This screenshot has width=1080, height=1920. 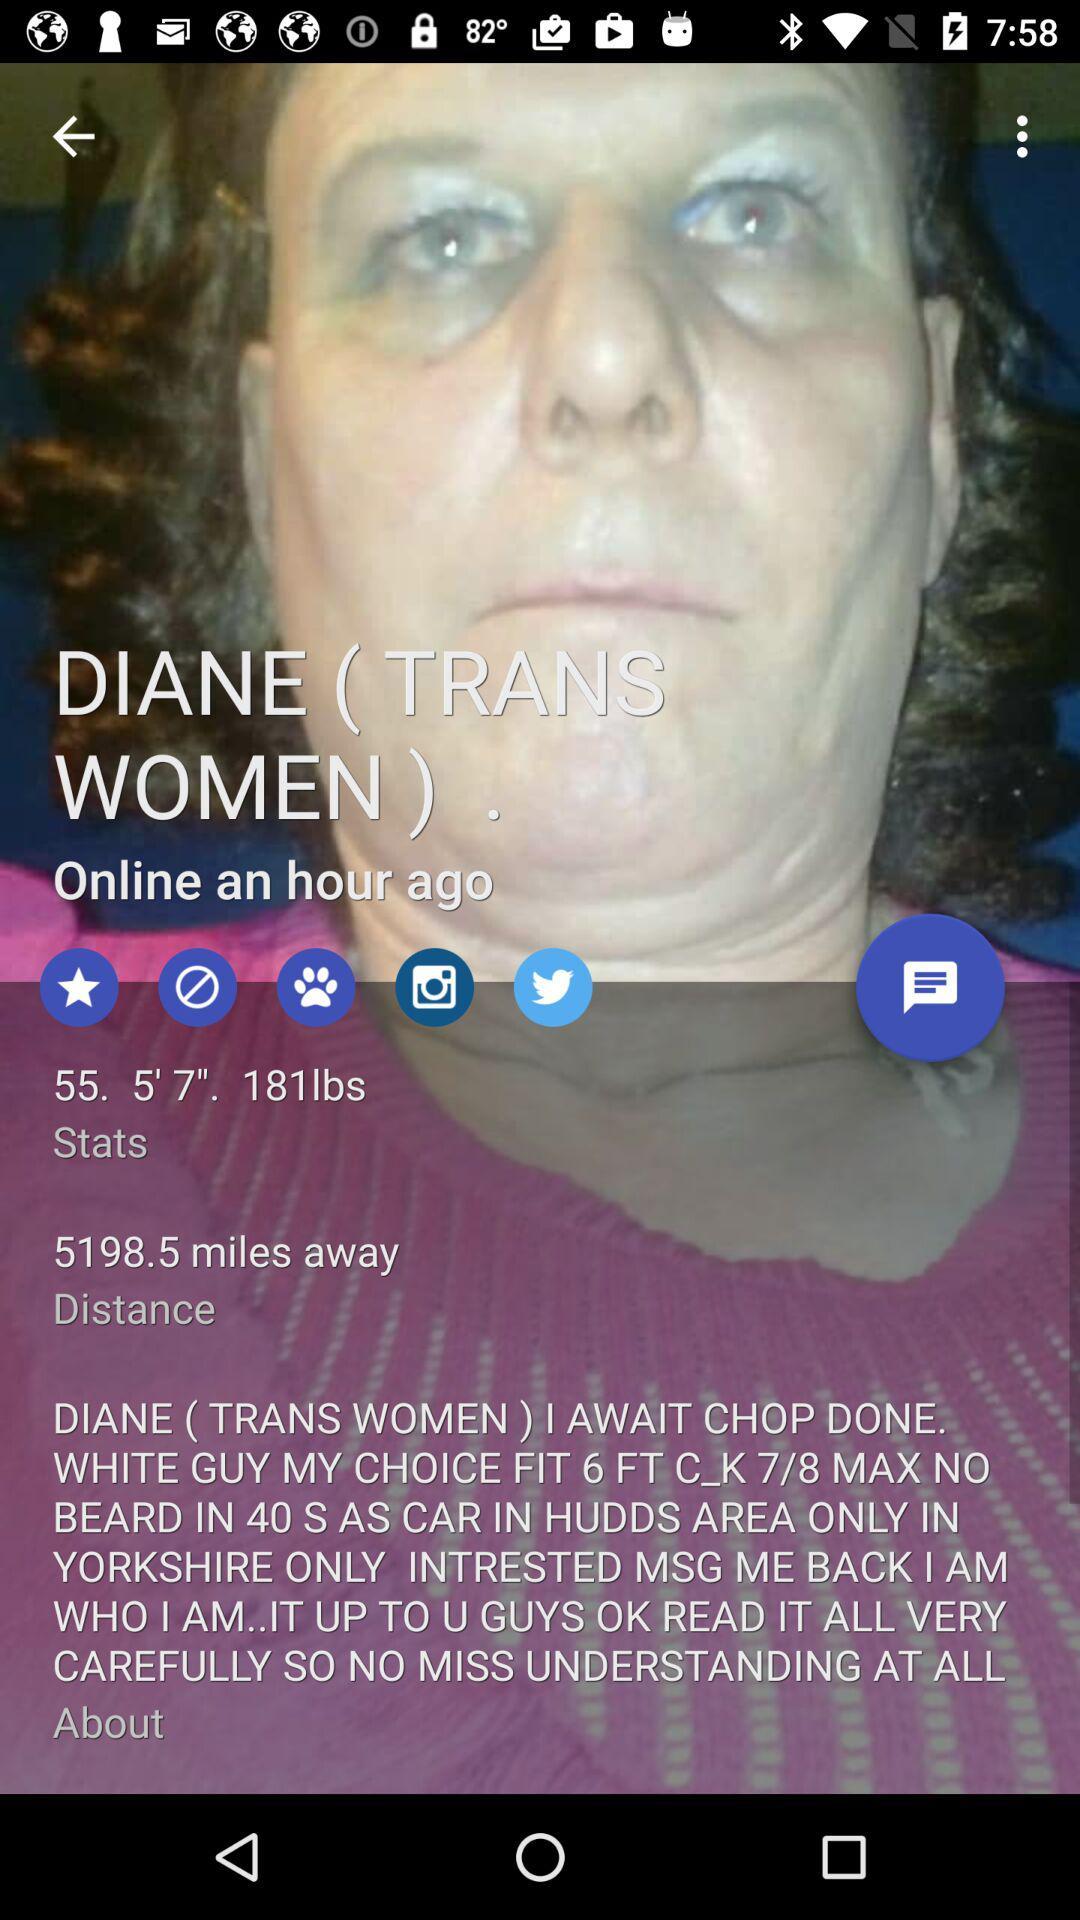 What do you see at coordinates (930, 995) in the screenshot?
I see `tap to message` at bounding box center [930, 995].